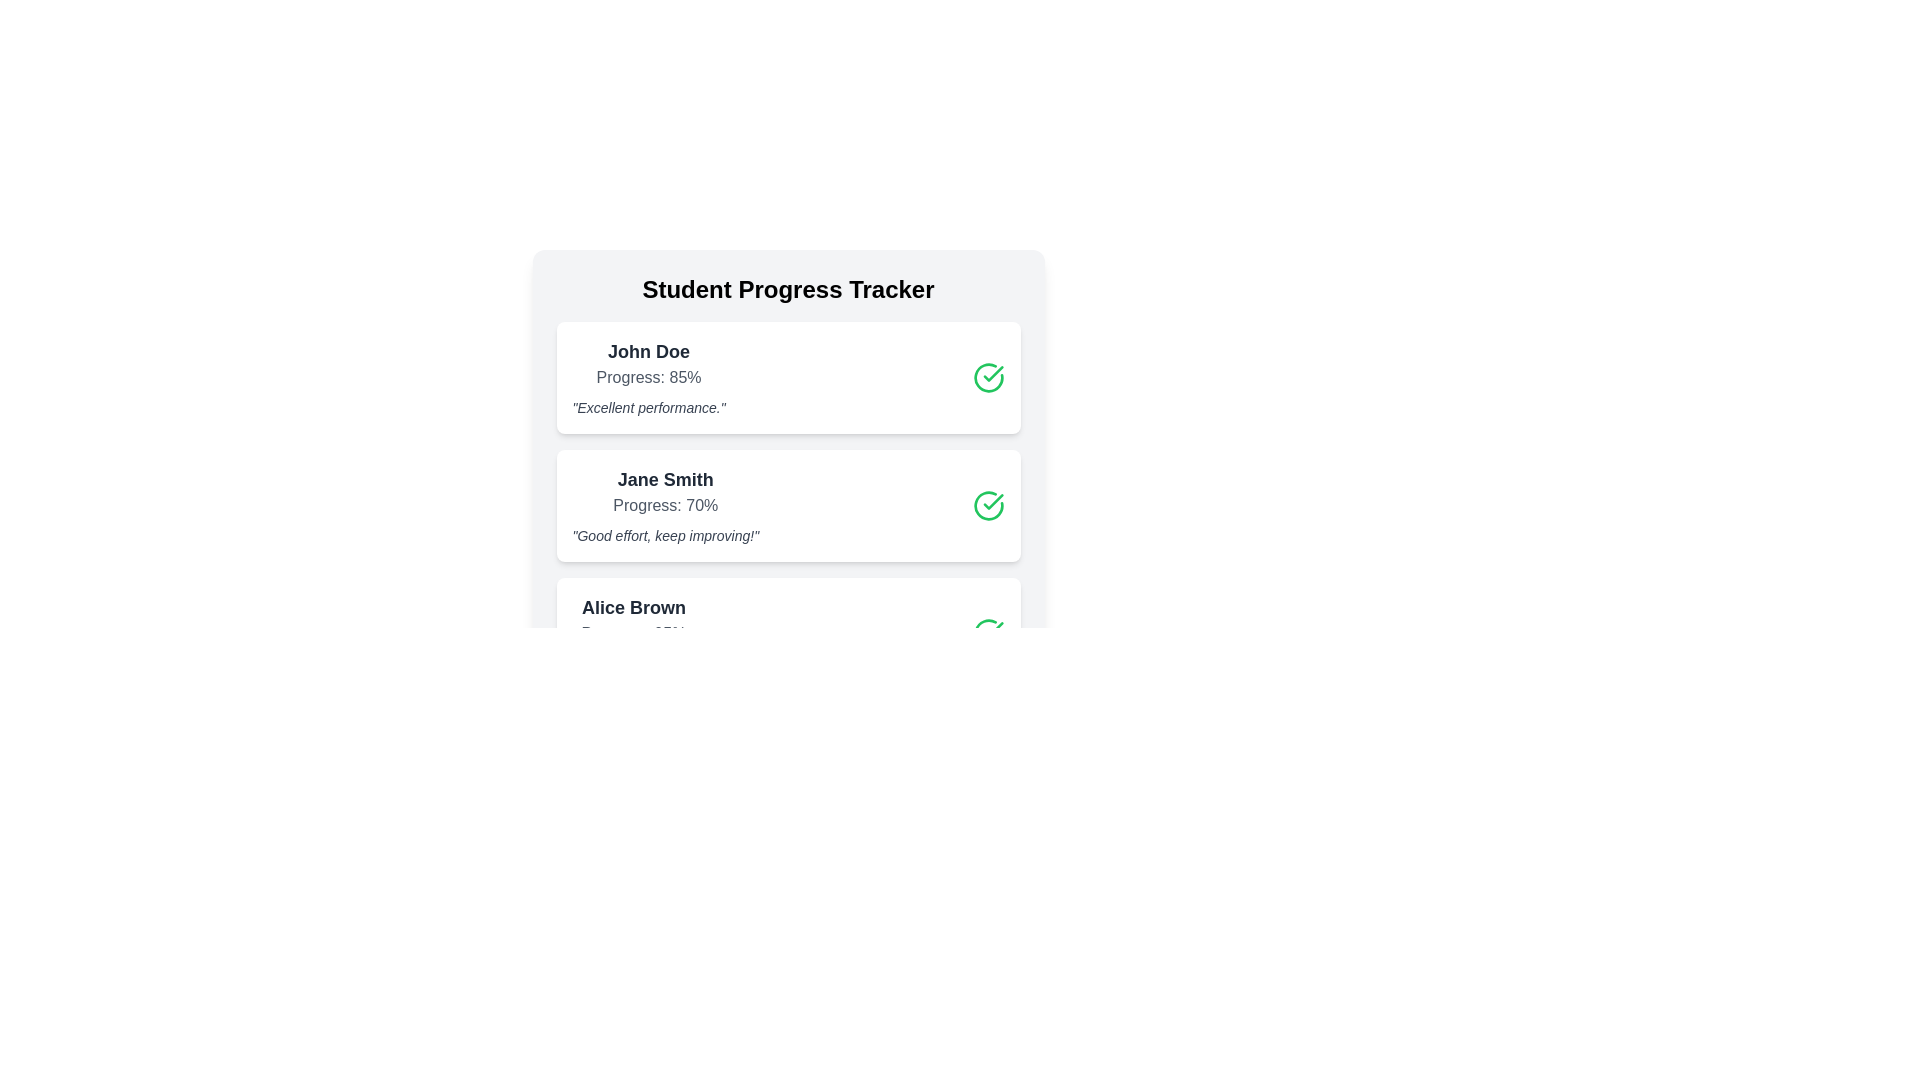 The image size is (1920, 1080). I want to click on the green check icon corresponding to Alice Brown, so click(988, 633).